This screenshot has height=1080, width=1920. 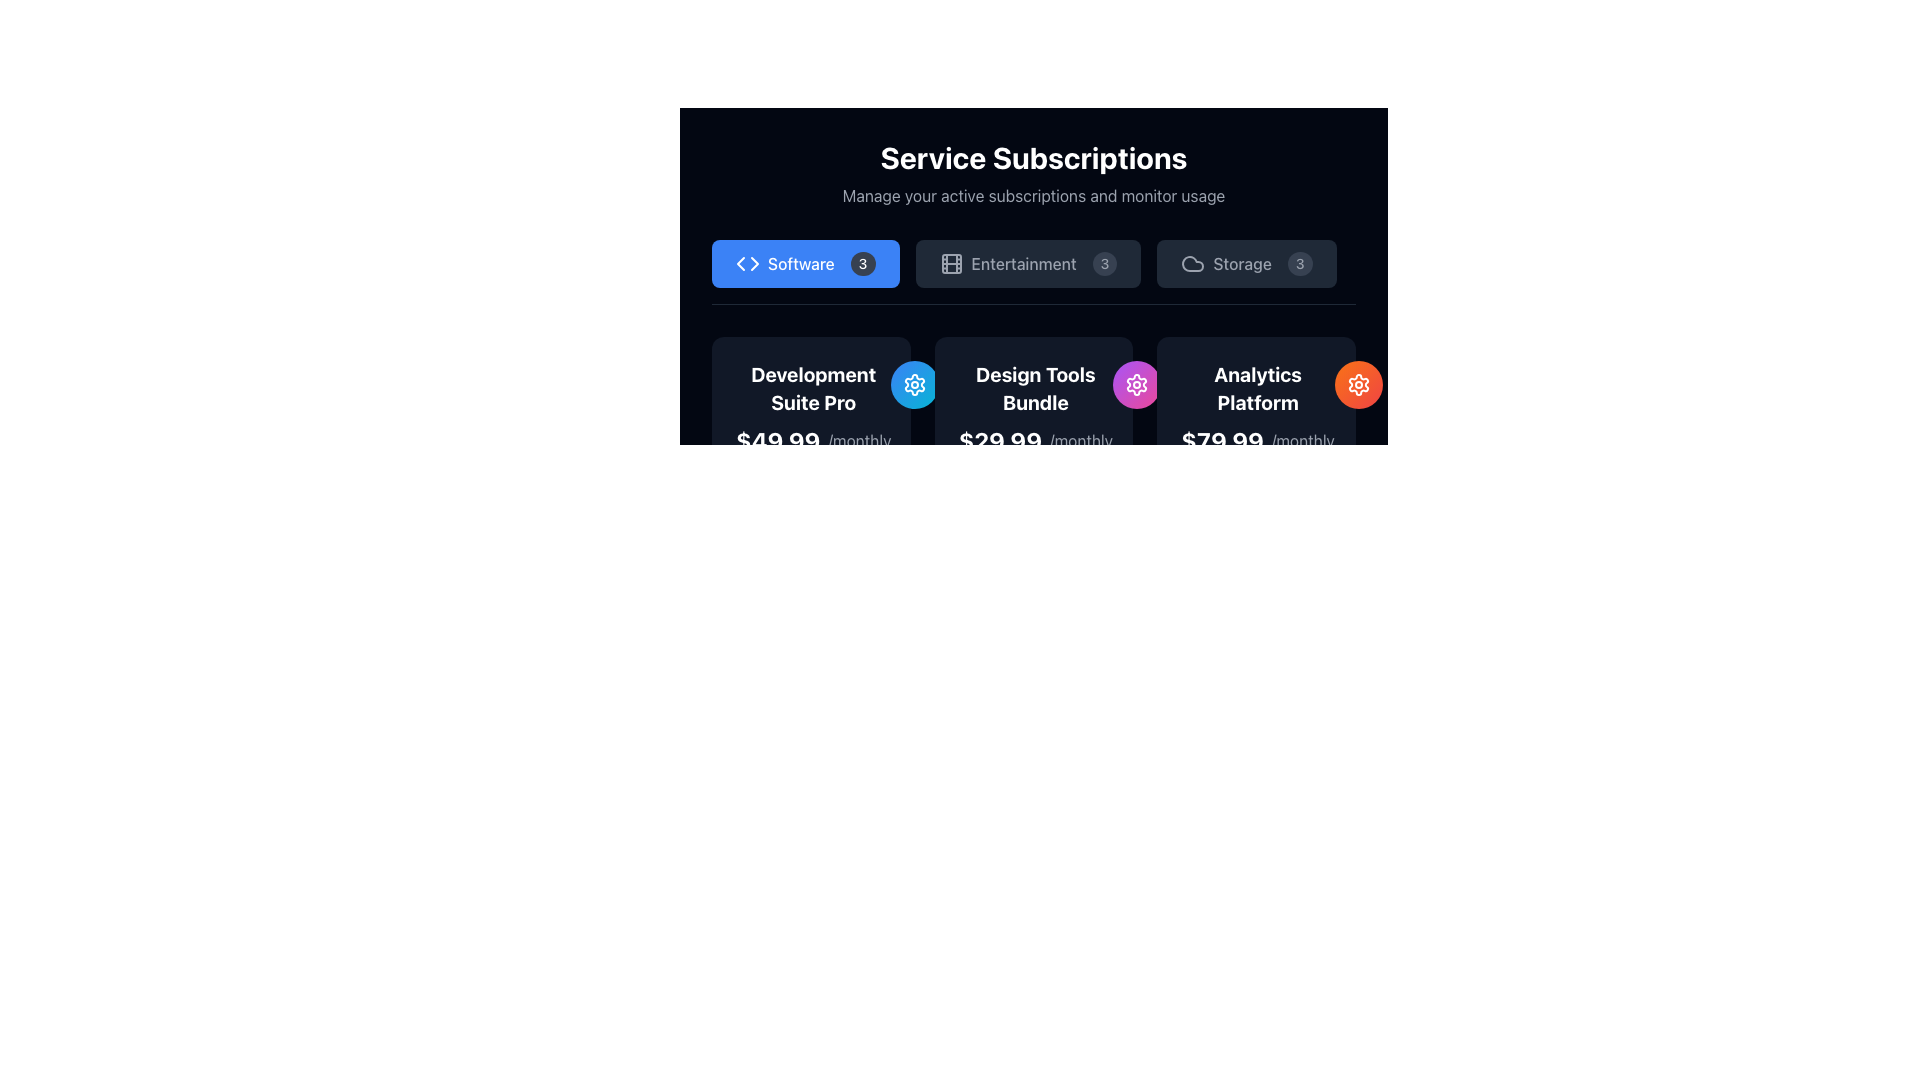 What do you see at coordinates (1024, 262) in the screenshot?
I see `the 'Entertainment' label located within the button group, positioned between a film strip icon and a badge with the number '3'` at bounding box center [1024, 262].